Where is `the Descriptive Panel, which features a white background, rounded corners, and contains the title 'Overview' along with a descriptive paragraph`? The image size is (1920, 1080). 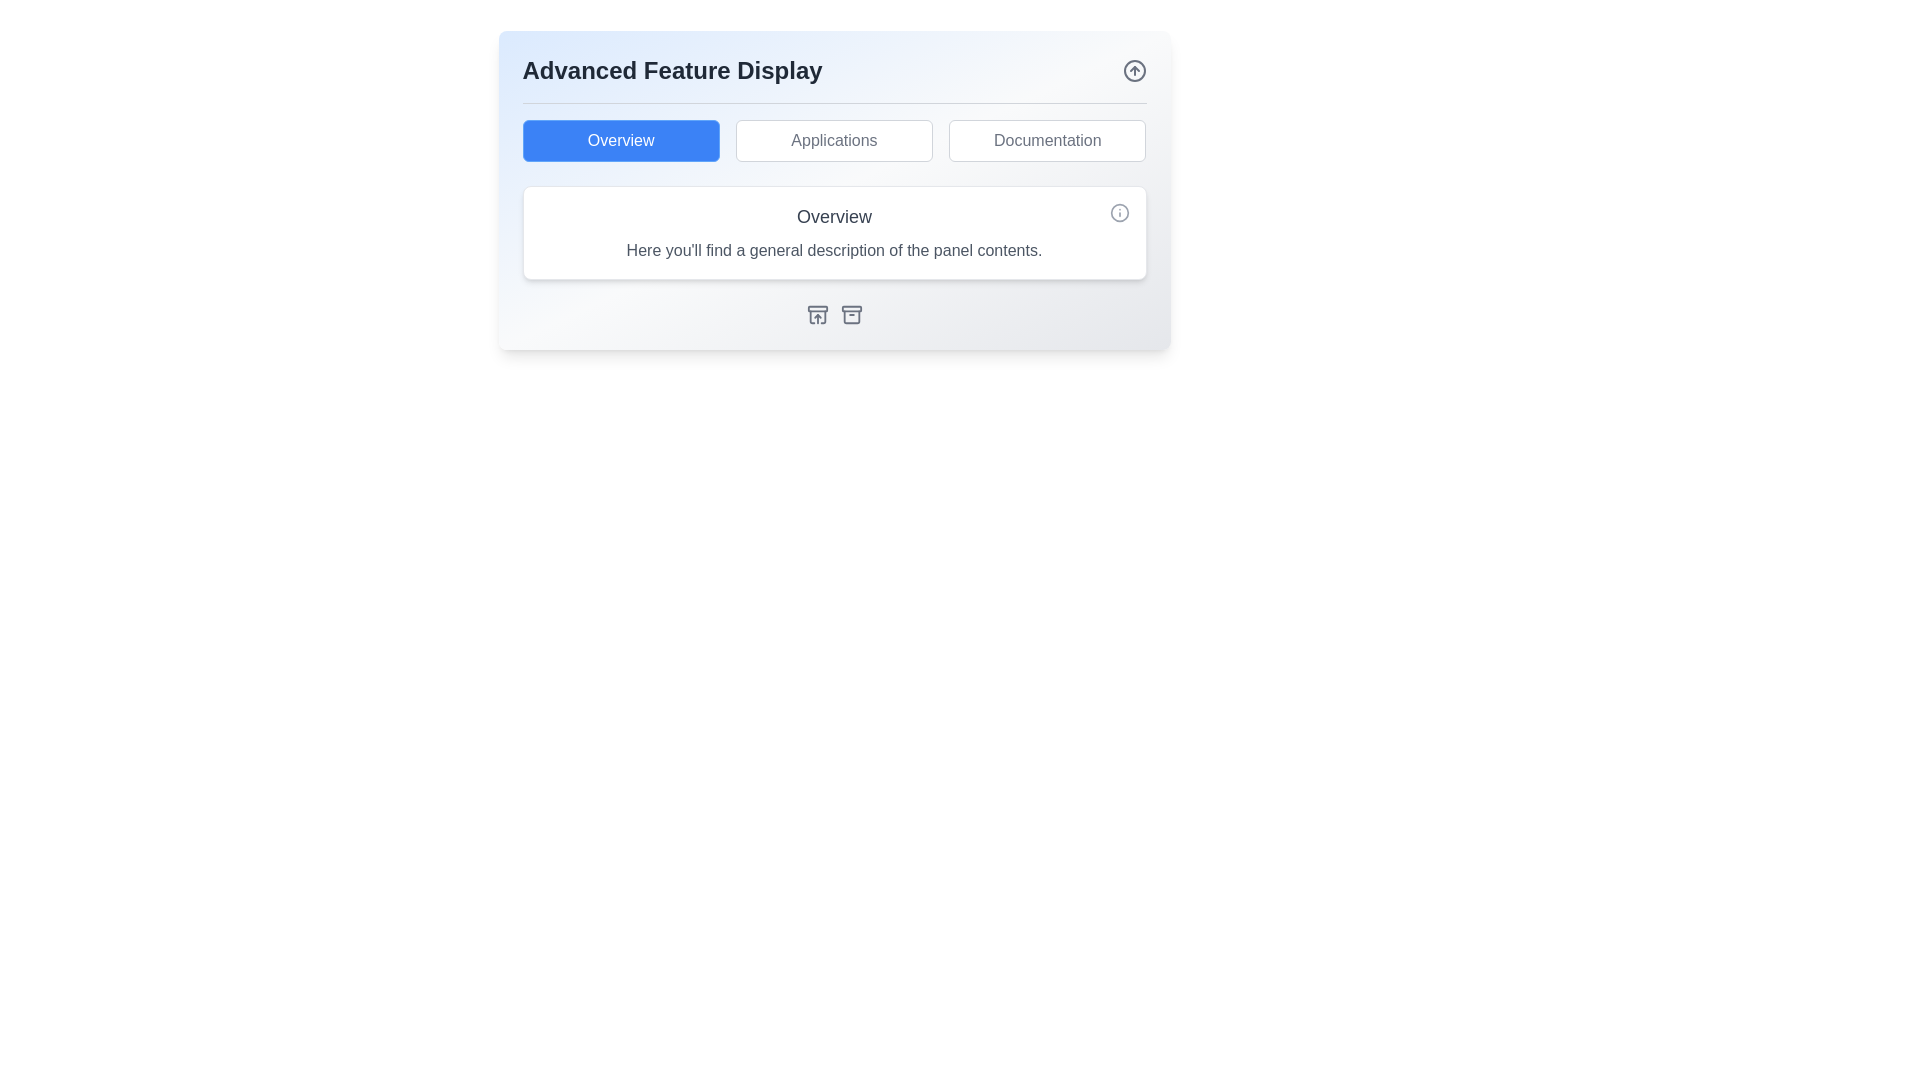 the Descriptive Panel, which features a white background, rounded corners, and contains the title 'Overview' along with a descriptive paragraph is located at coordinates (834, 231).